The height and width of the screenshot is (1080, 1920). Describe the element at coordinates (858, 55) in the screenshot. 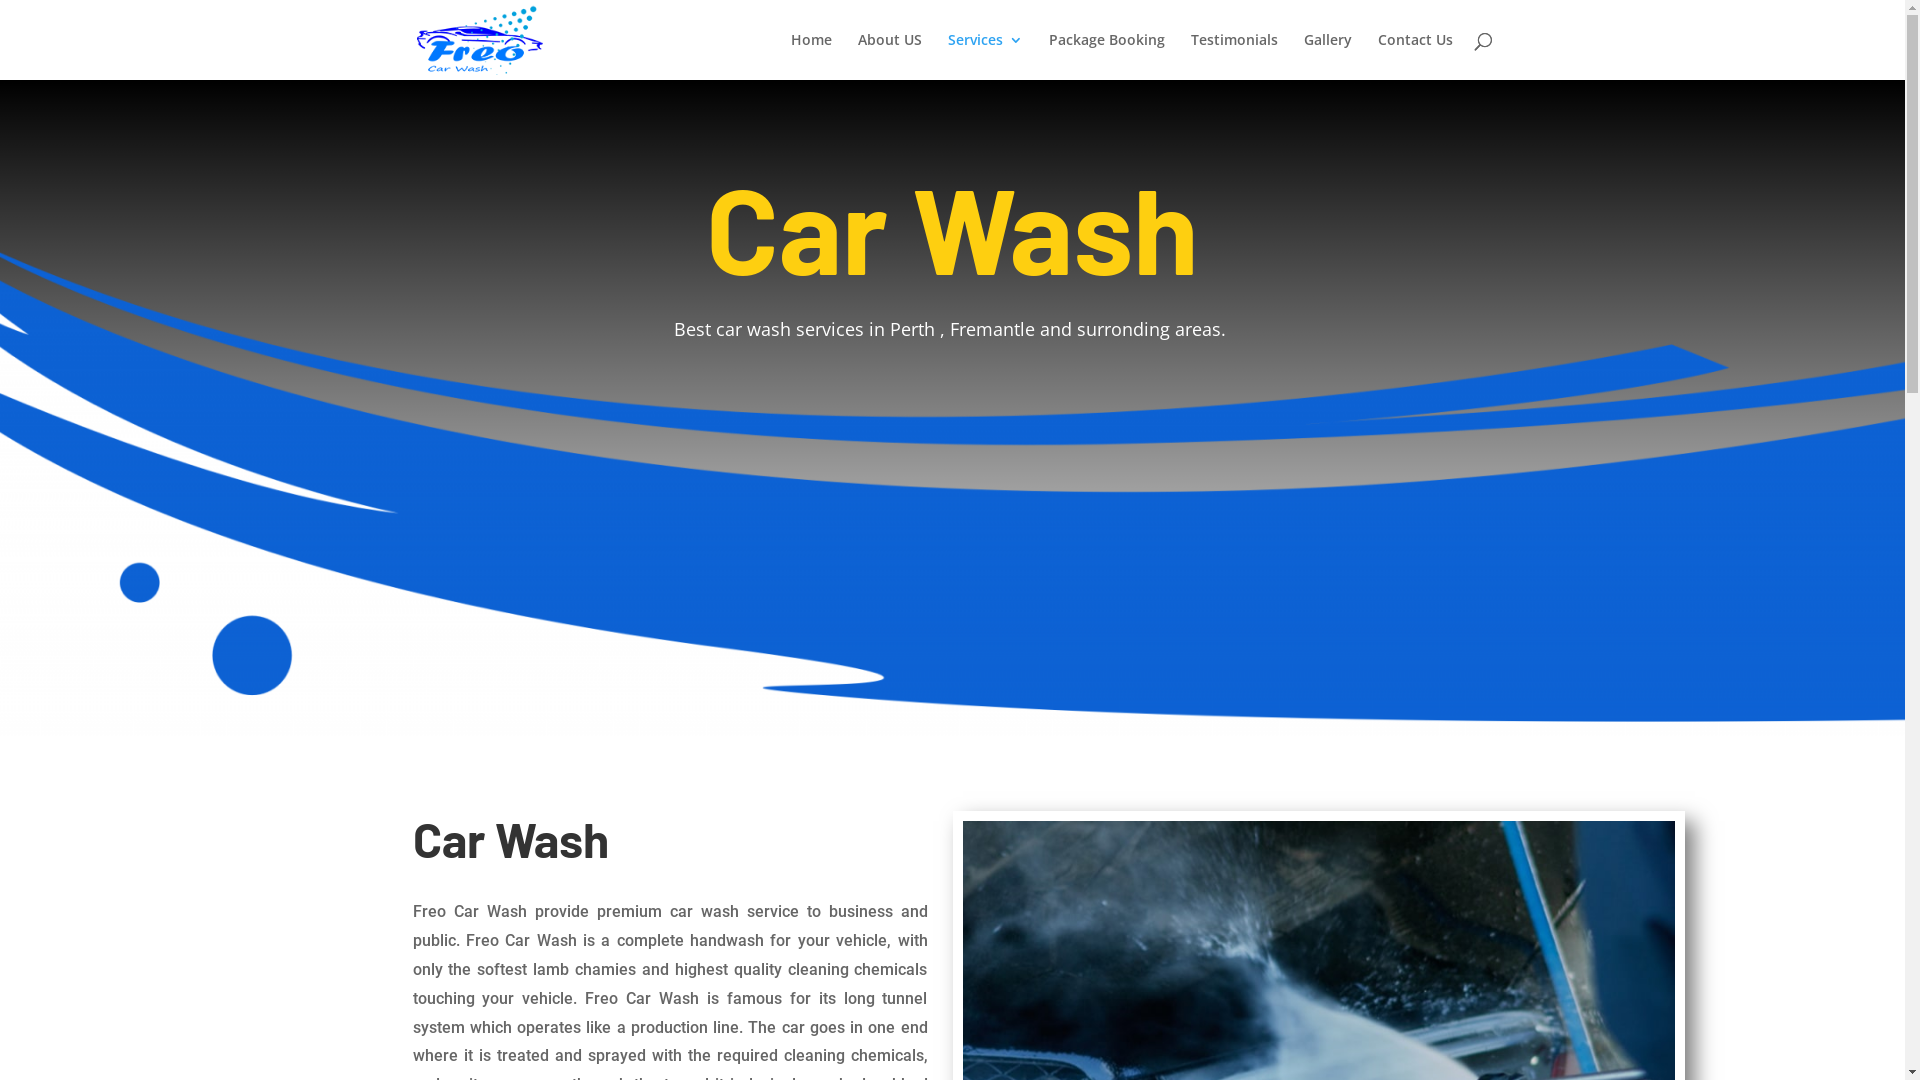

I see `'About US'` at that location.